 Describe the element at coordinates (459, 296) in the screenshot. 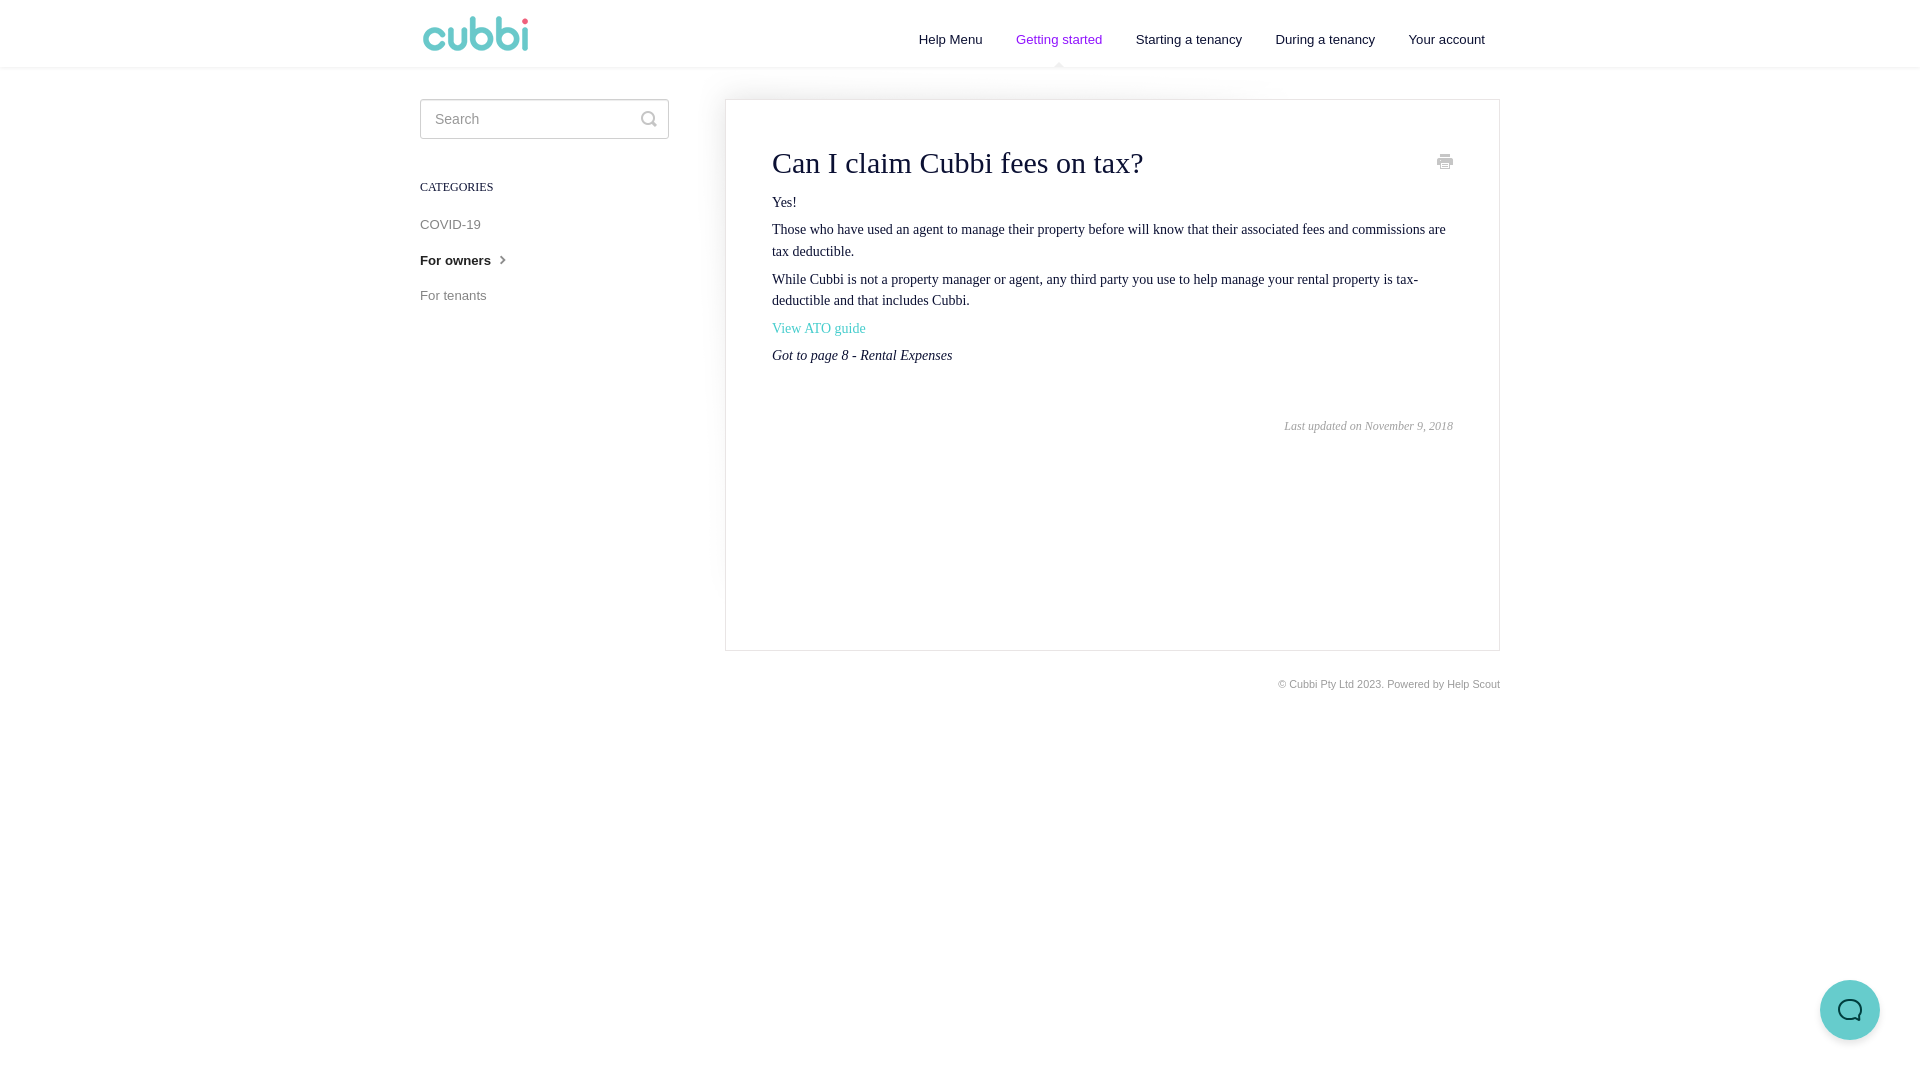

I see `'For tenants'` at that location.